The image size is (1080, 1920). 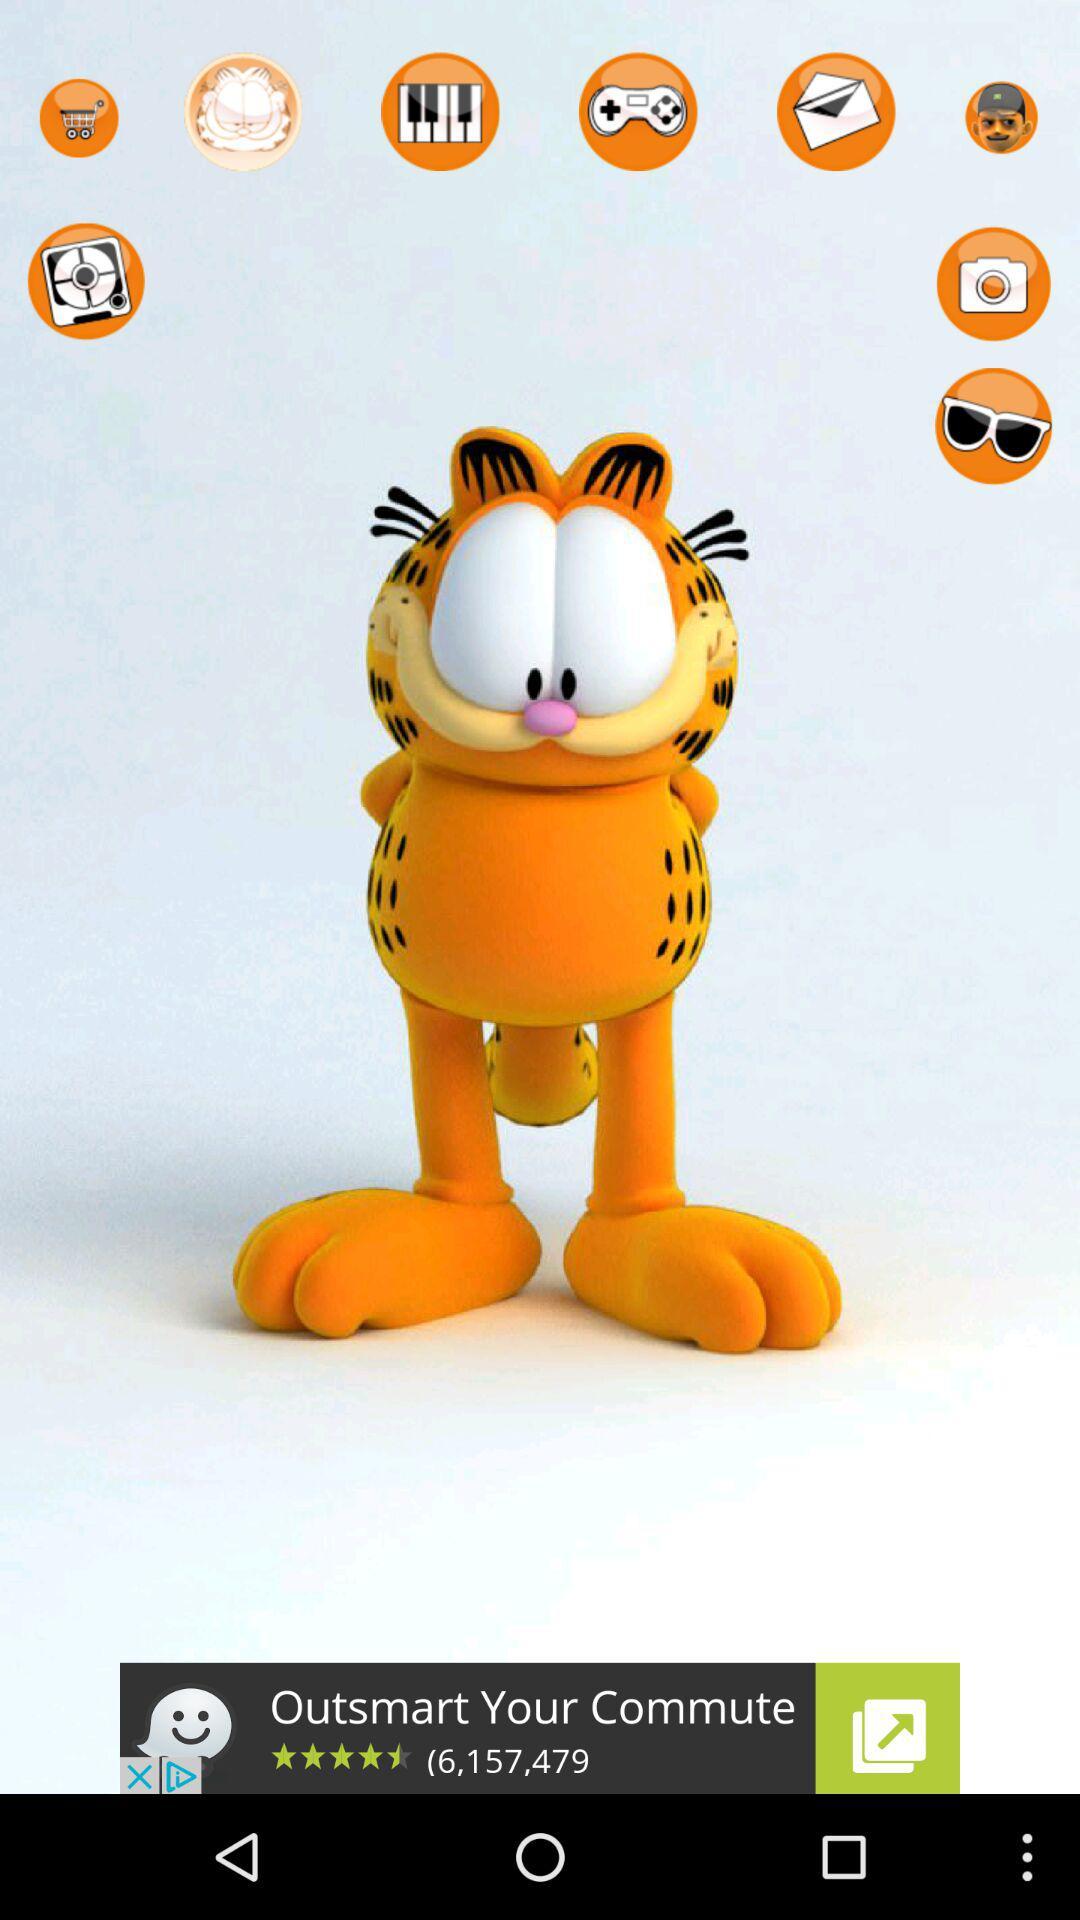 What do you see at coordinates (78, 117) in the screenshot?
I see `cart icon` at bounding box center [78, 117].